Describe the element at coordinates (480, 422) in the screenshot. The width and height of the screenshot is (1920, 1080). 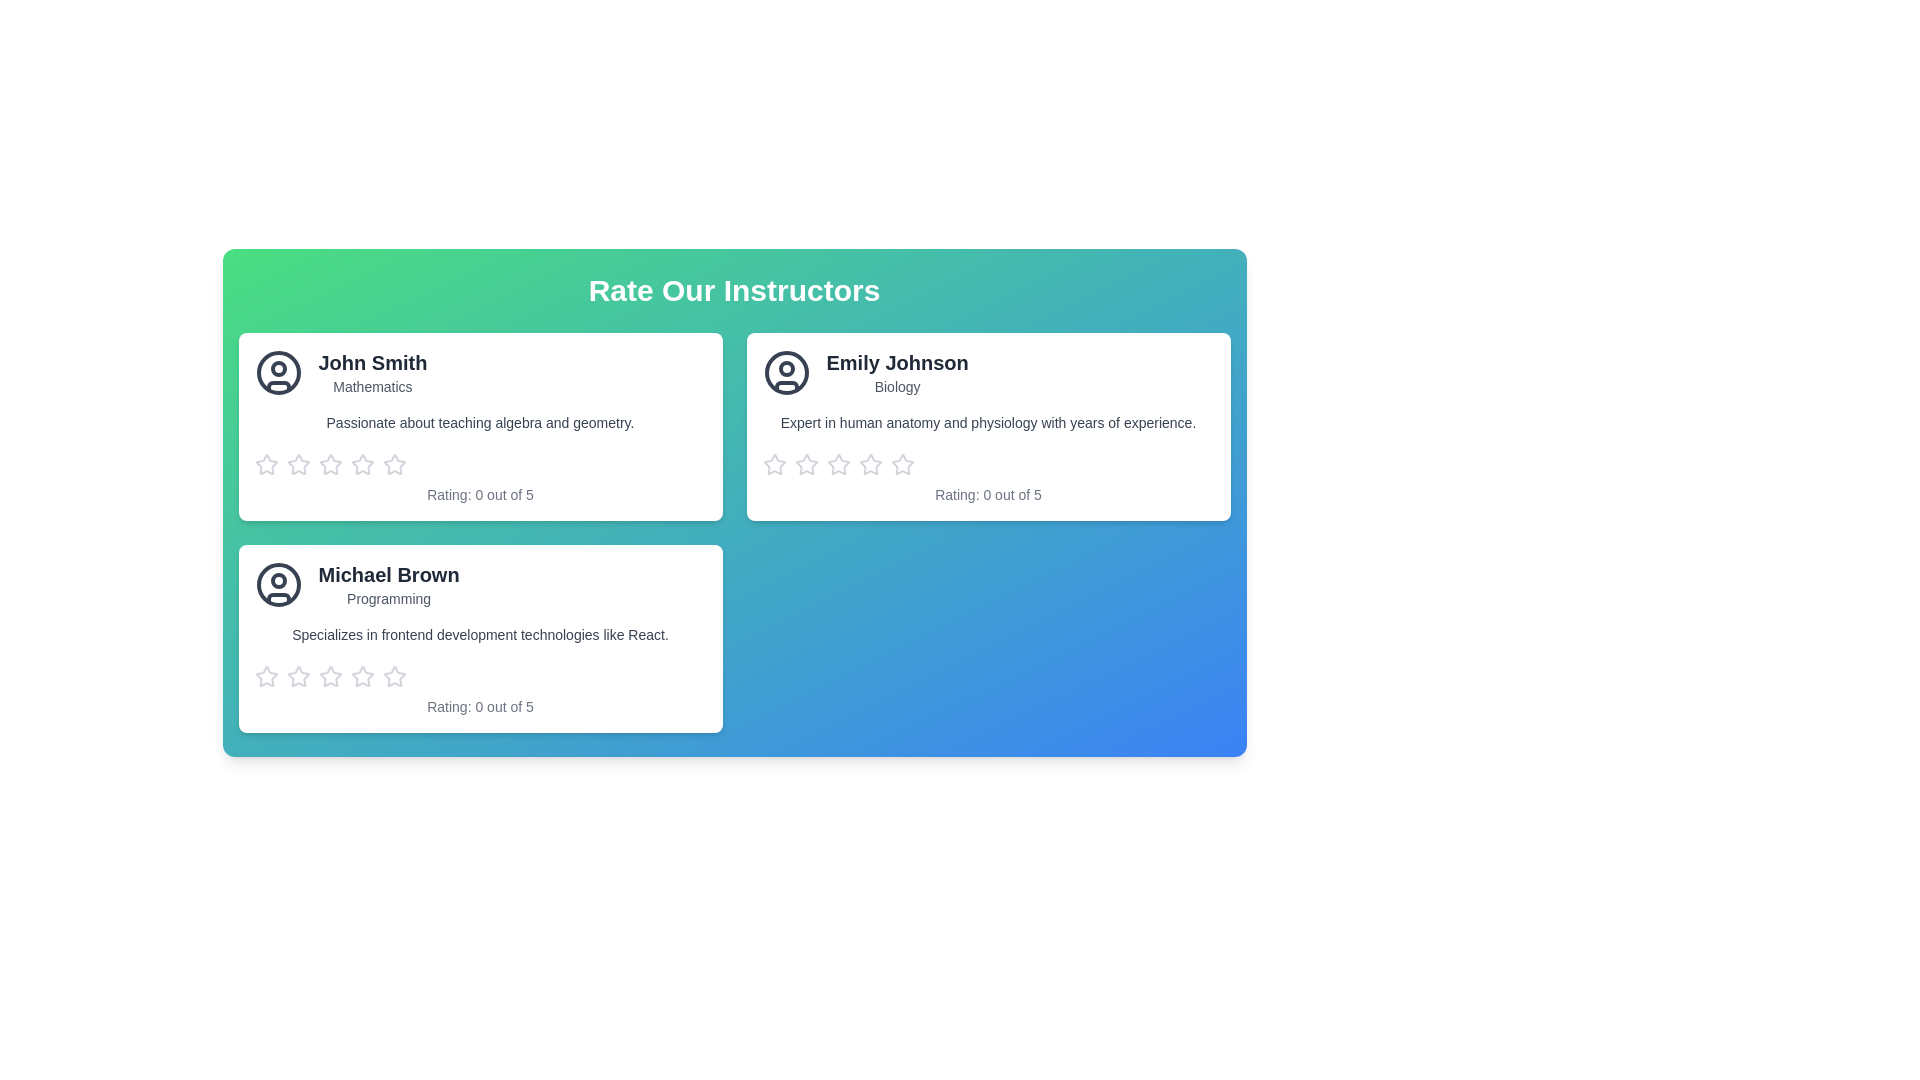
I see `the text element that summarizes John Smith's expertise in teaching mathematics, located centrally under the title and subtitle within the card titled 'John Smith'` at that location.